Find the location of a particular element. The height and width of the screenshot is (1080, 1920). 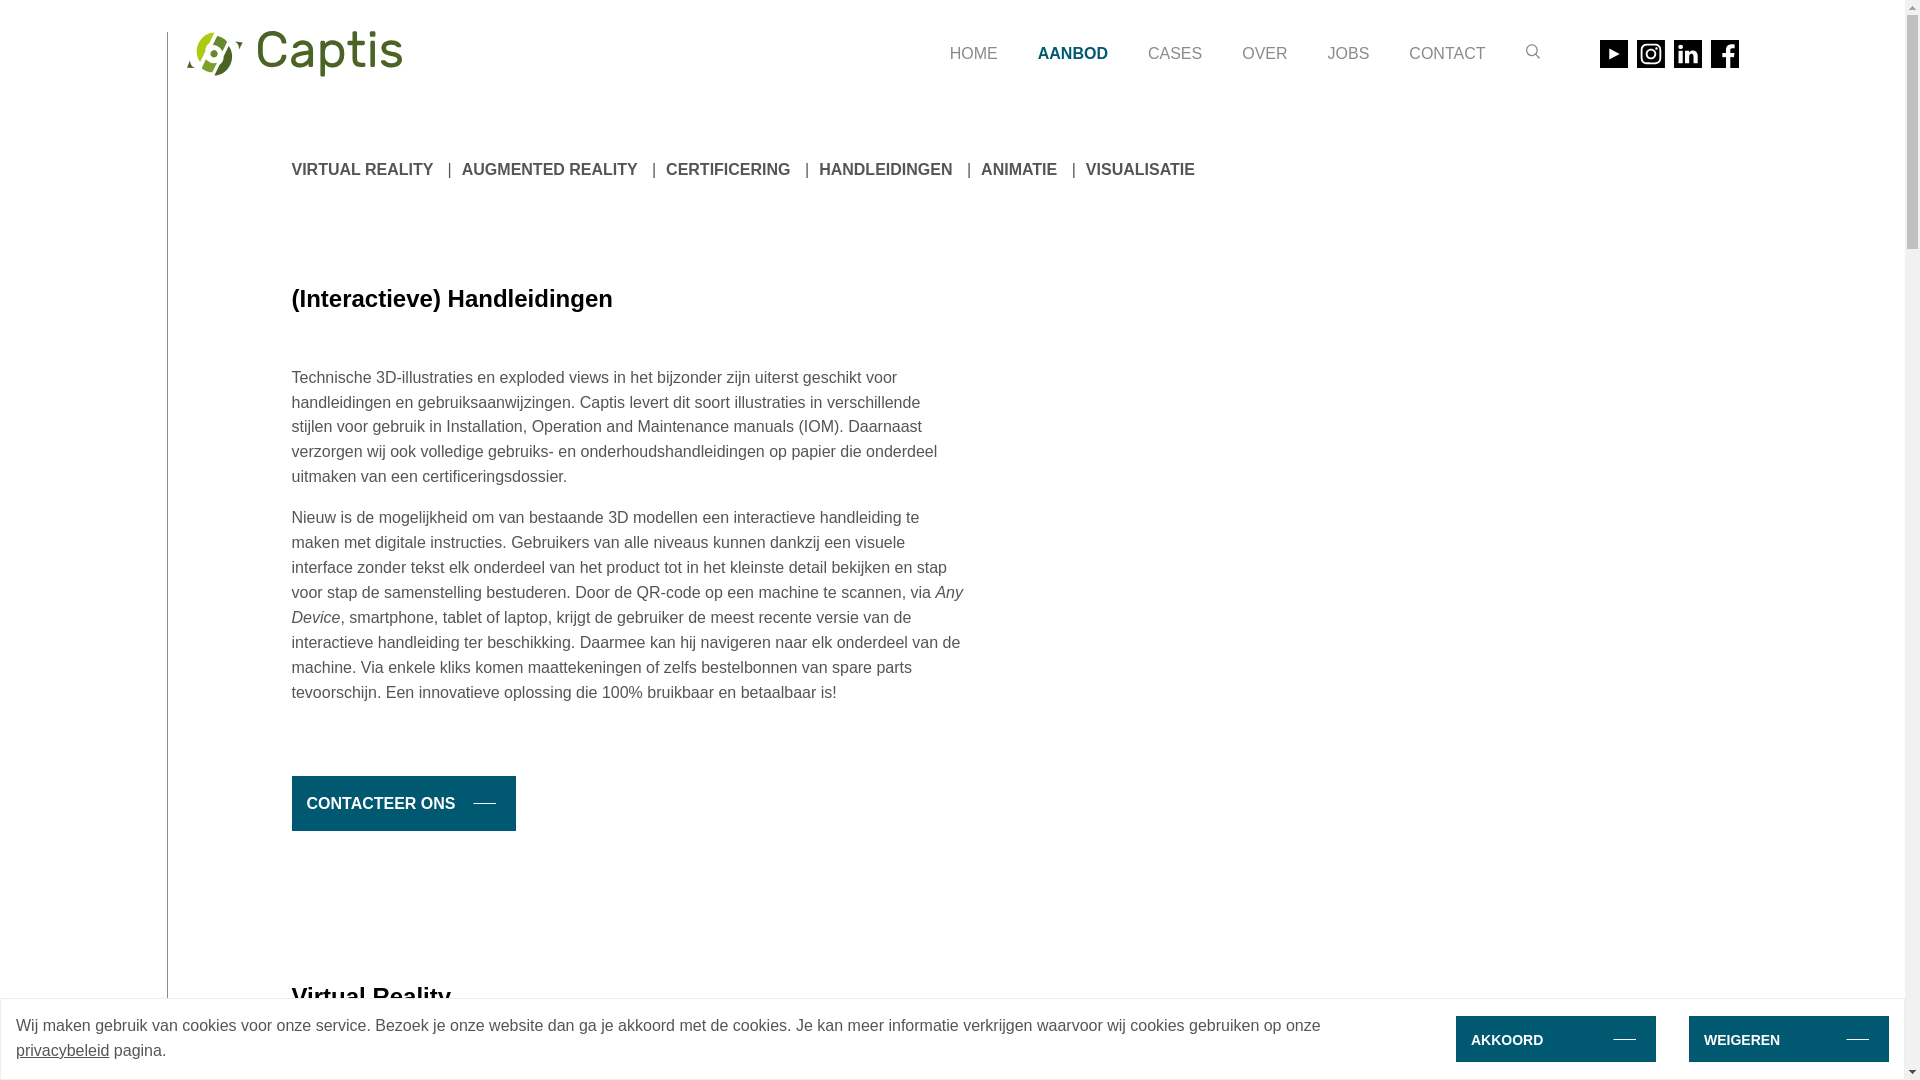

'CERTIFICERING' is located at coordinates (727, 168).